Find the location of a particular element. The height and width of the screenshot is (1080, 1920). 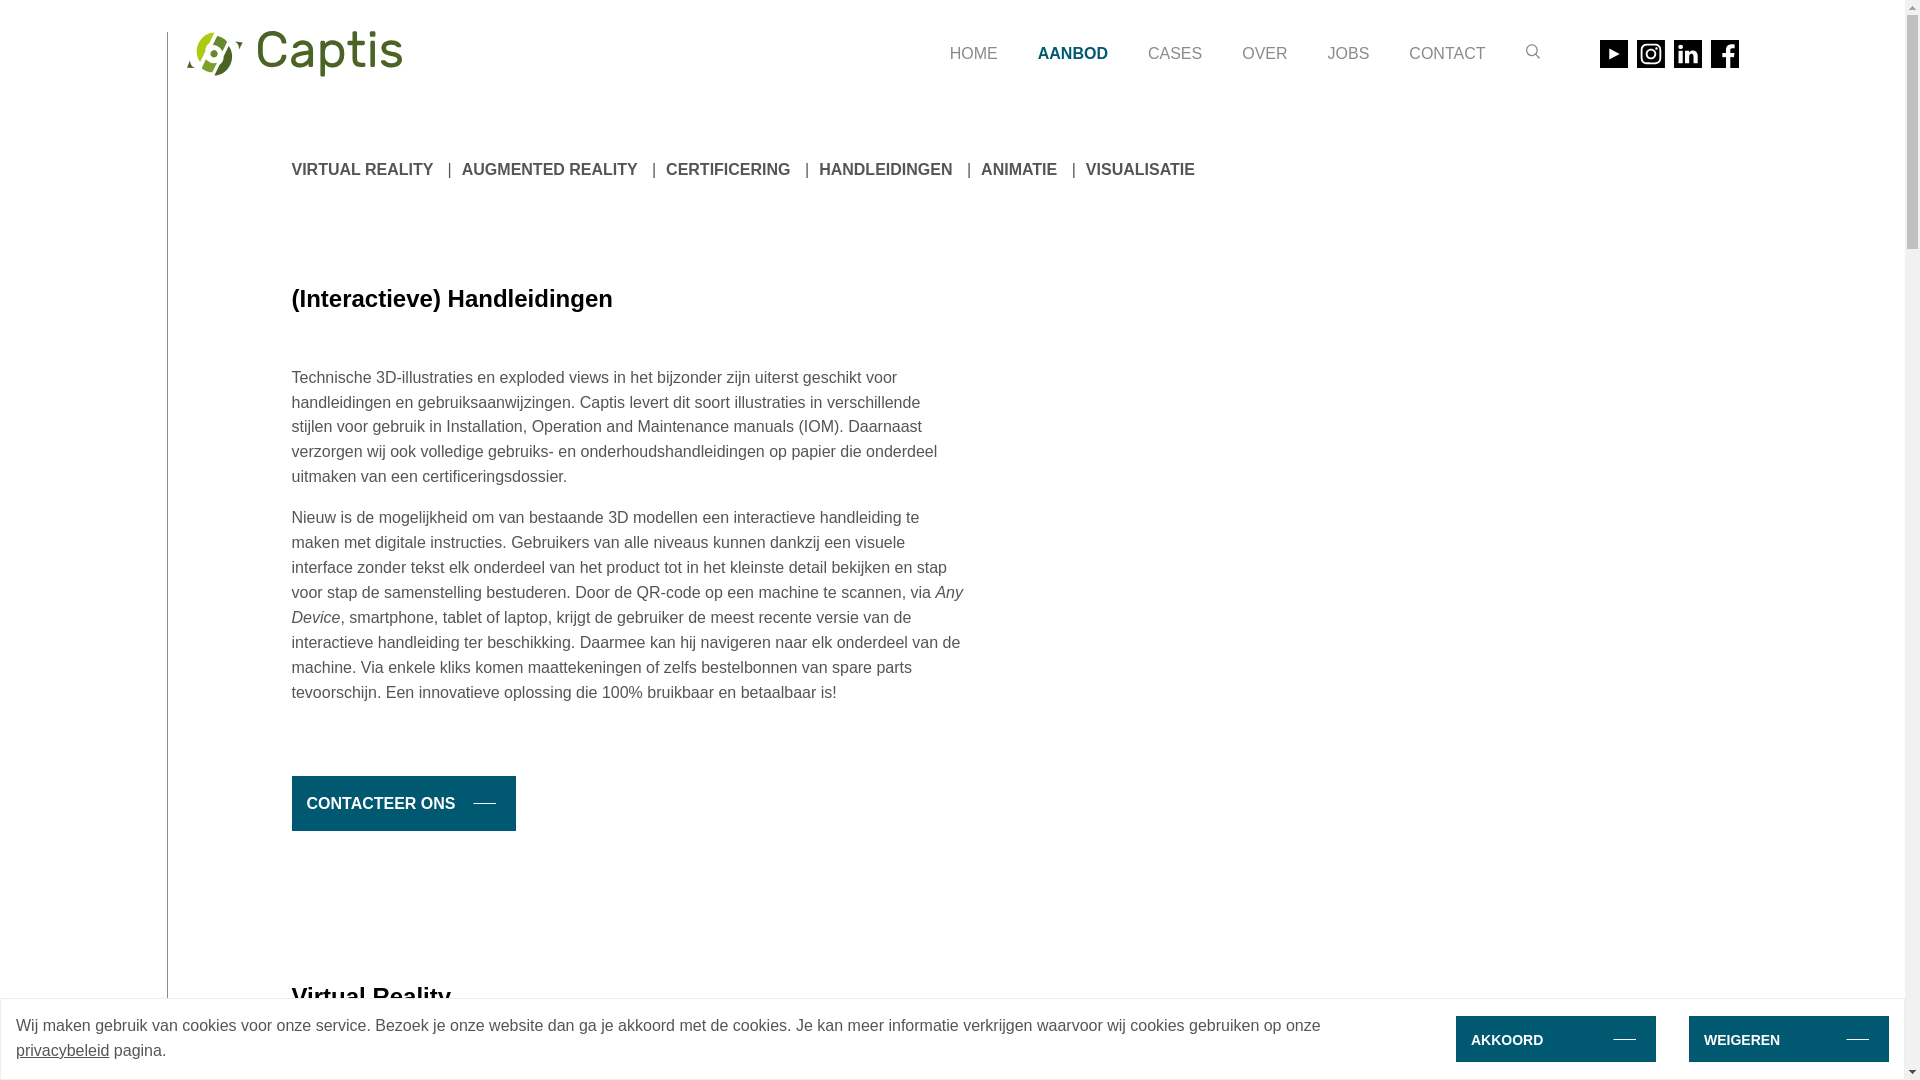

'CERTIFICERING' is located at coordinates (727, 168).